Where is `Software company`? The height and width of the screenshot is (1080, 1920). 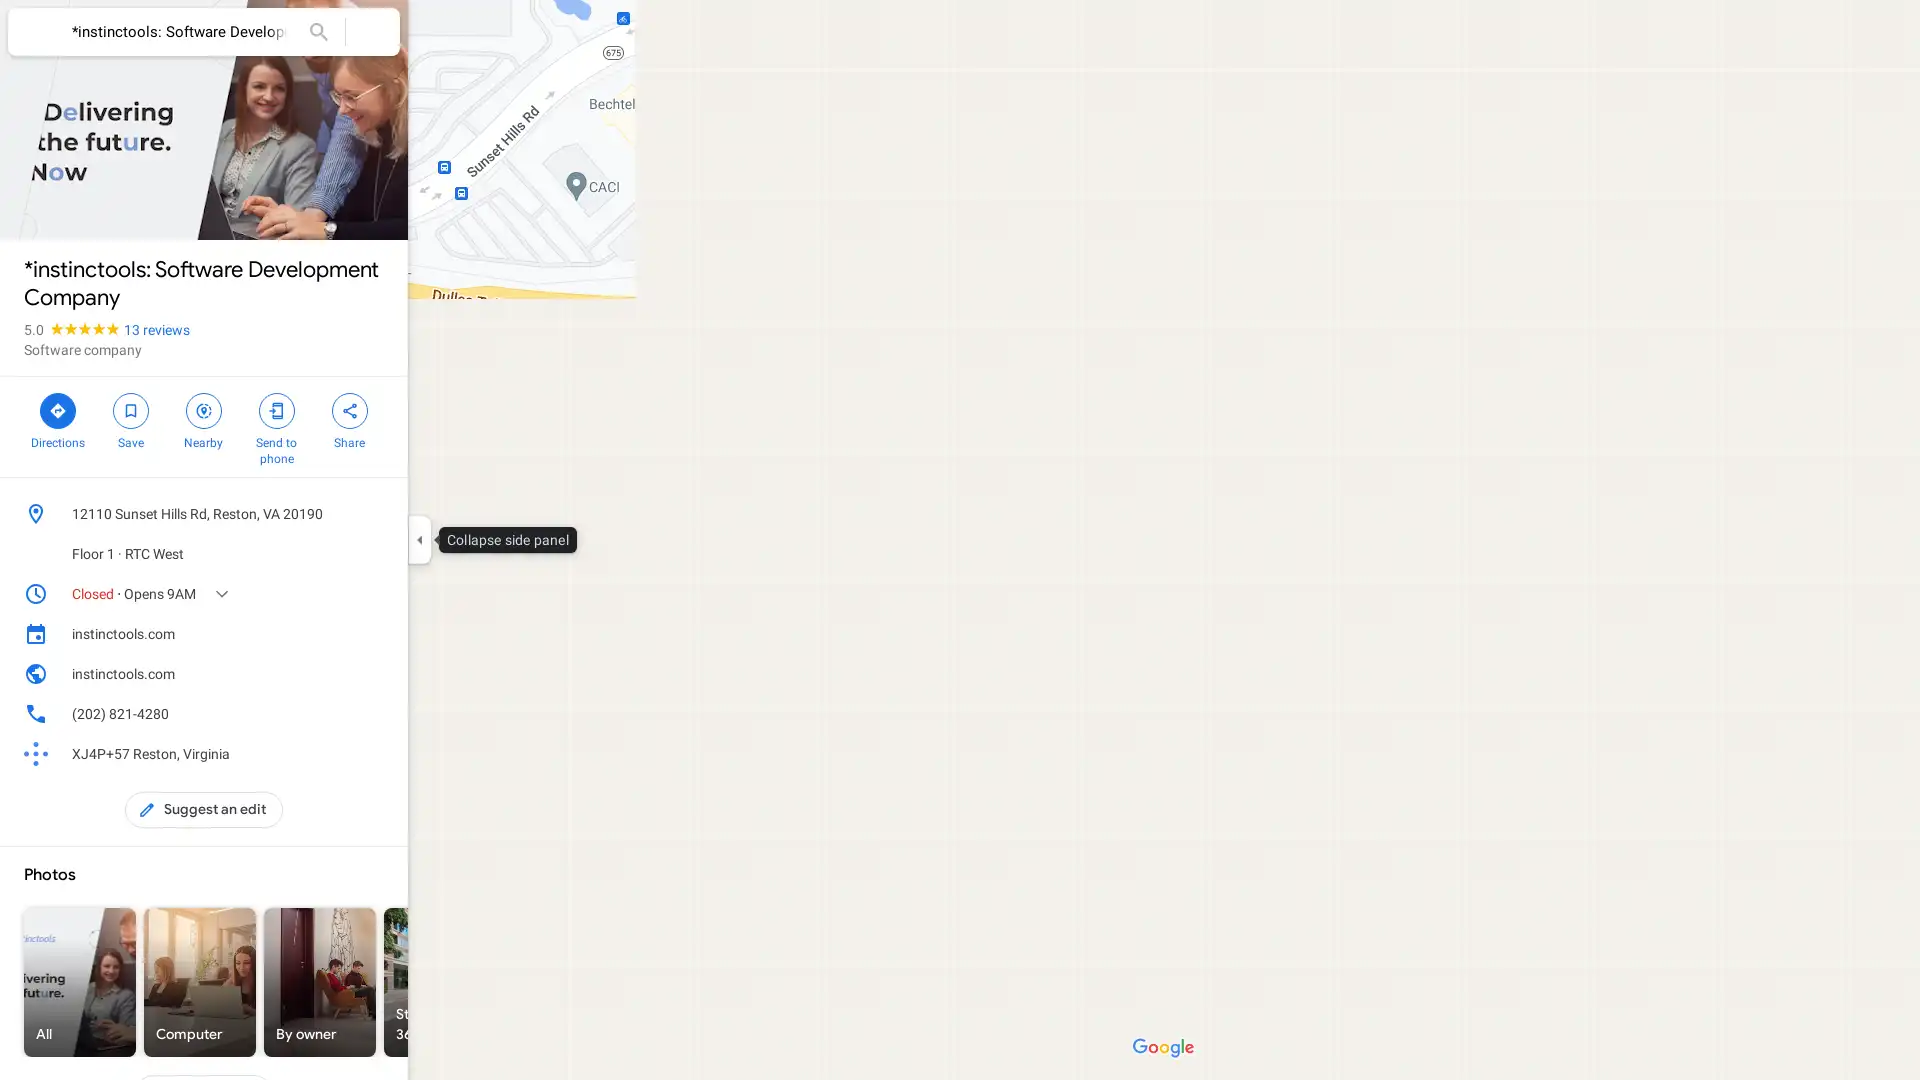
Software company is located at coordinates (81, 349).